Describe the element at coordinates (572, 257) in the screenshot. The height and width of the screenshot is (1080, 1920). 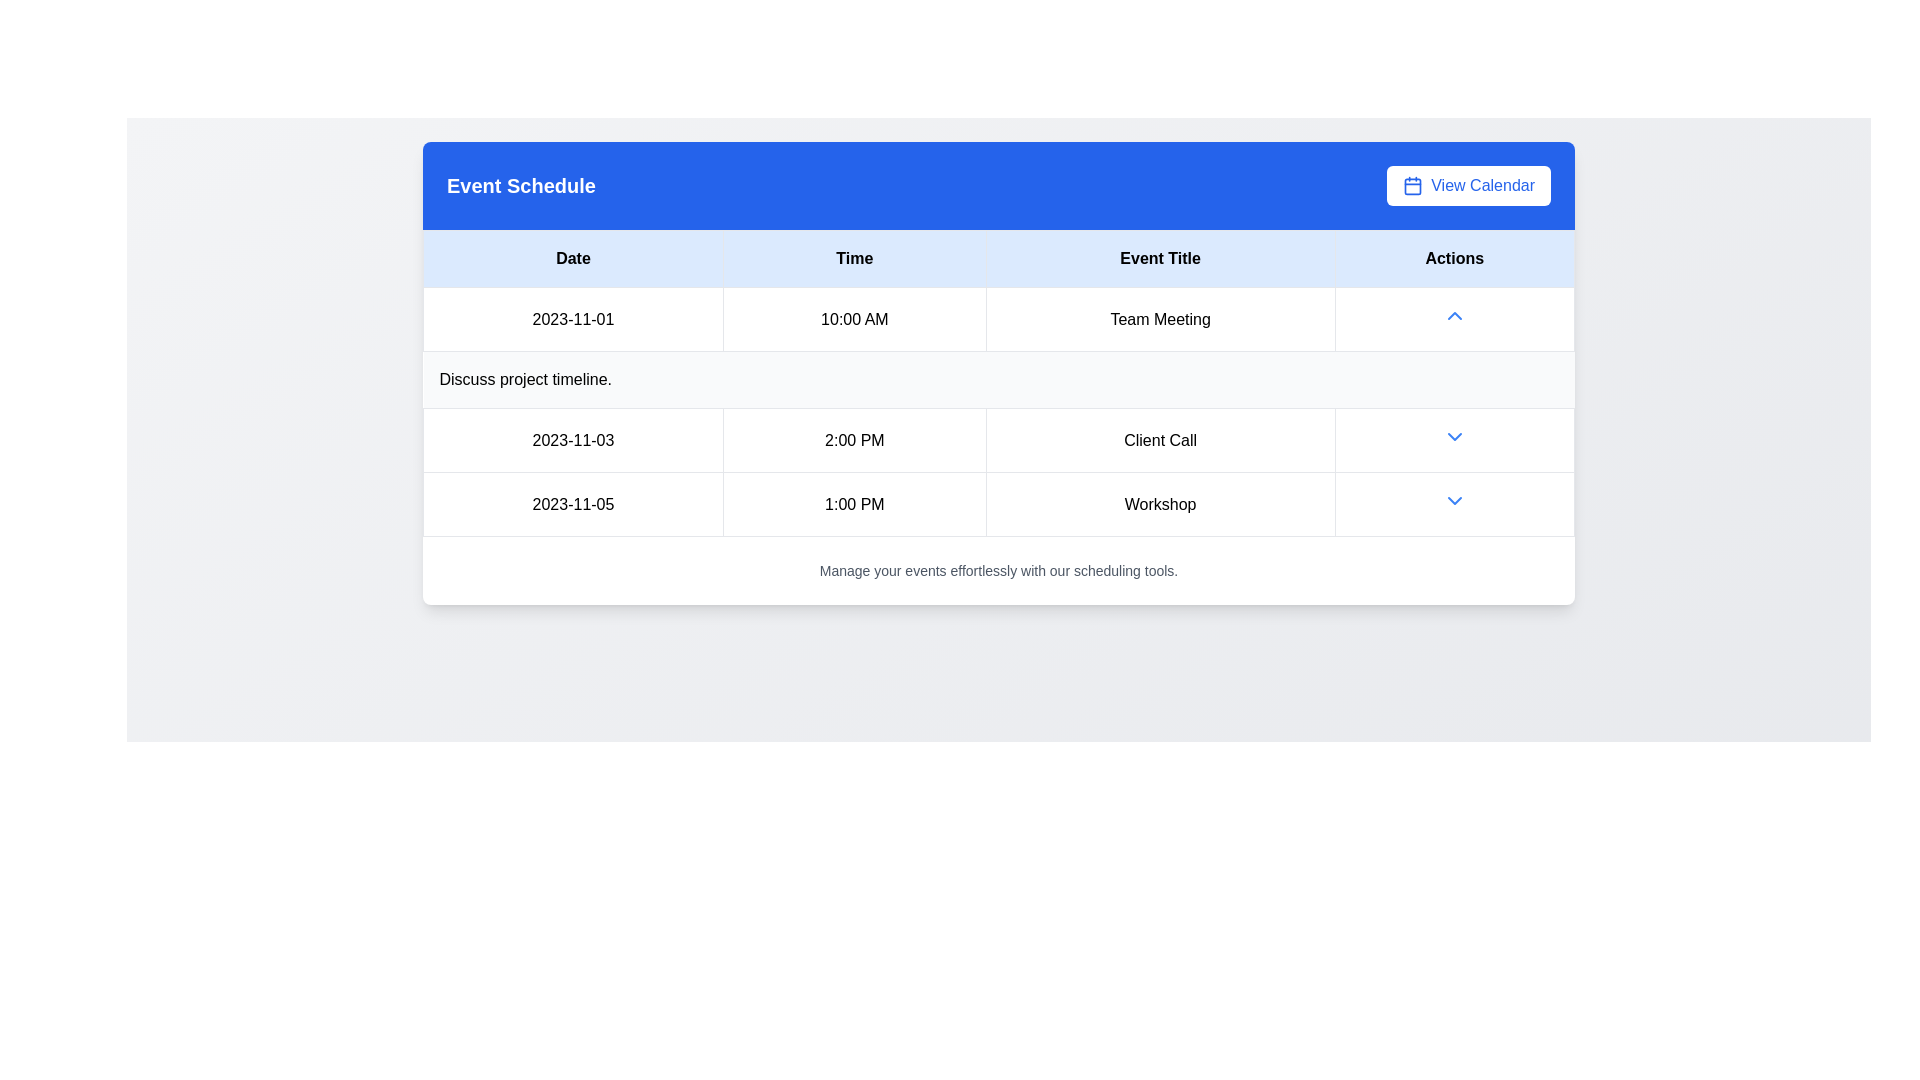
I see `the 'Date' table column header, which is the first column header in the four-column table layout, positioned to the left of the 'Time' header` at that location.